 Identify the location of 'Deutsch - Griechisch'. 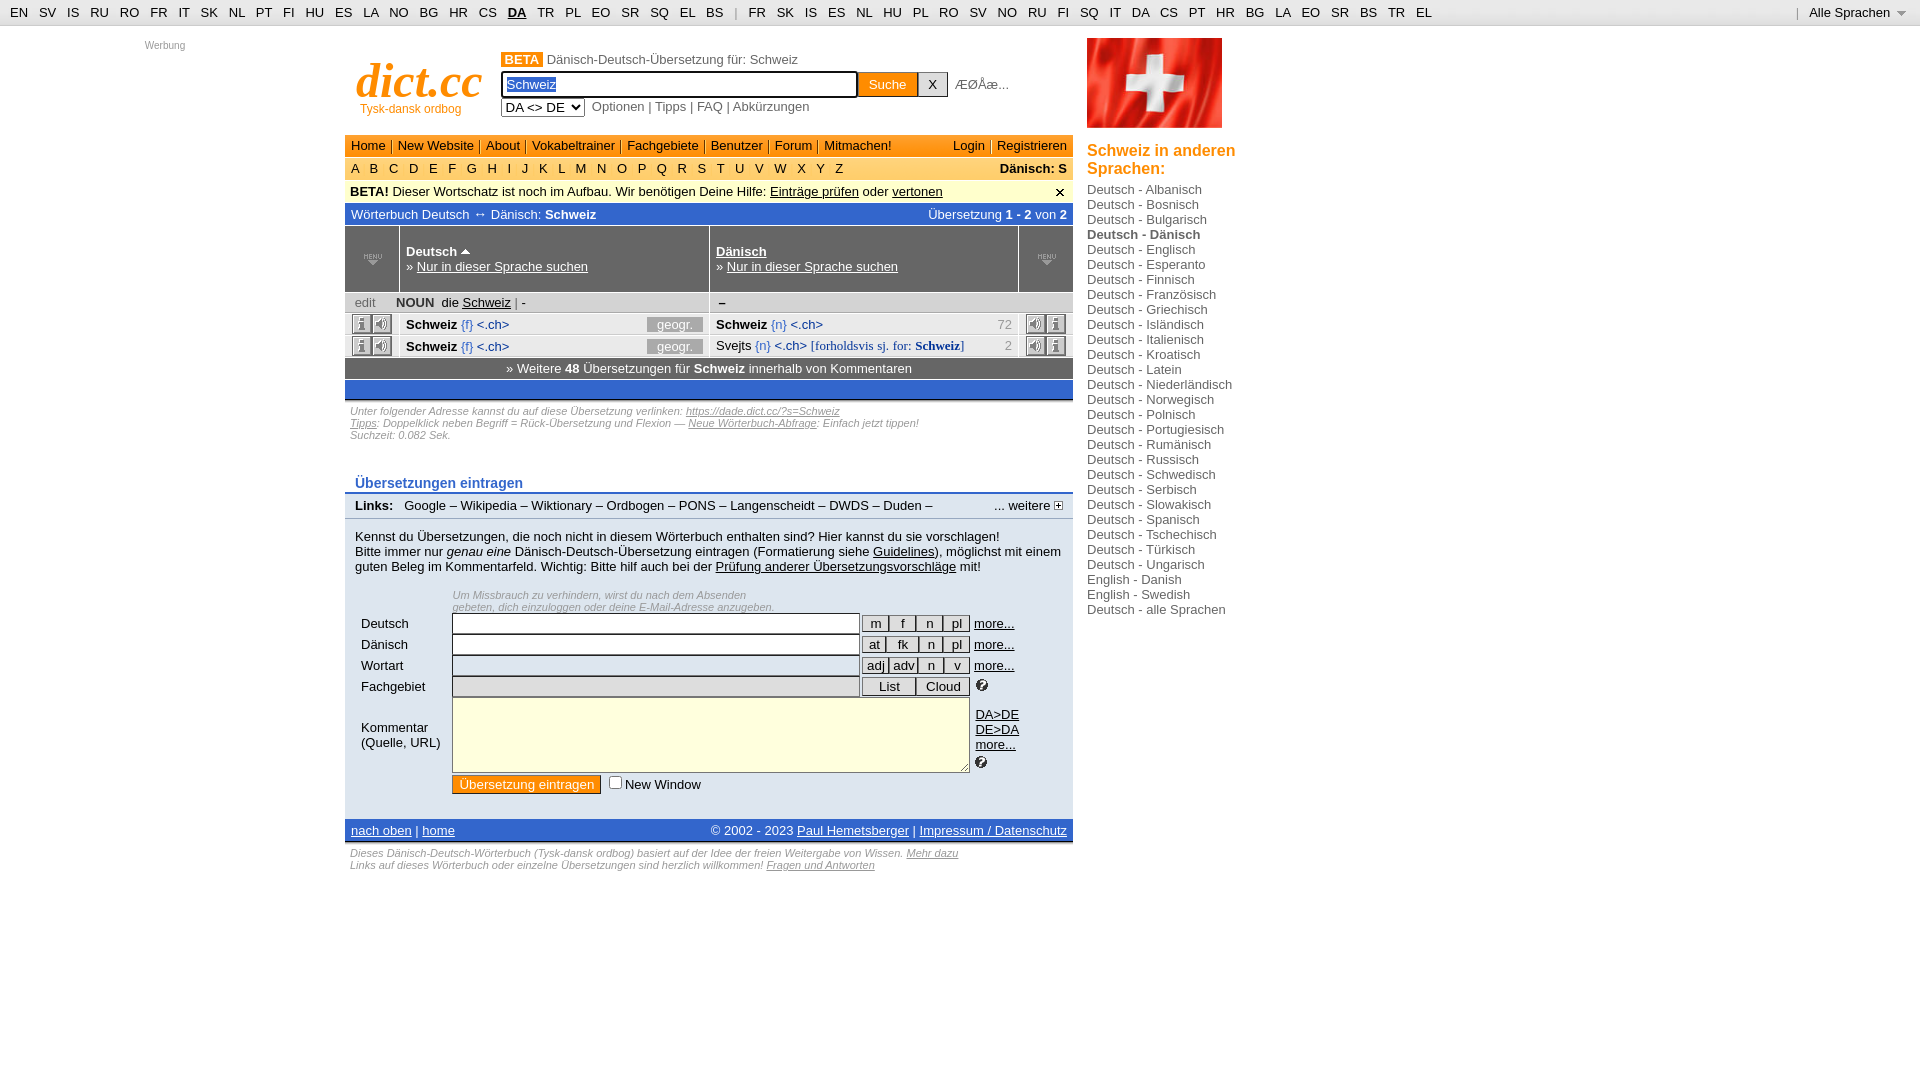
(1147, 309).